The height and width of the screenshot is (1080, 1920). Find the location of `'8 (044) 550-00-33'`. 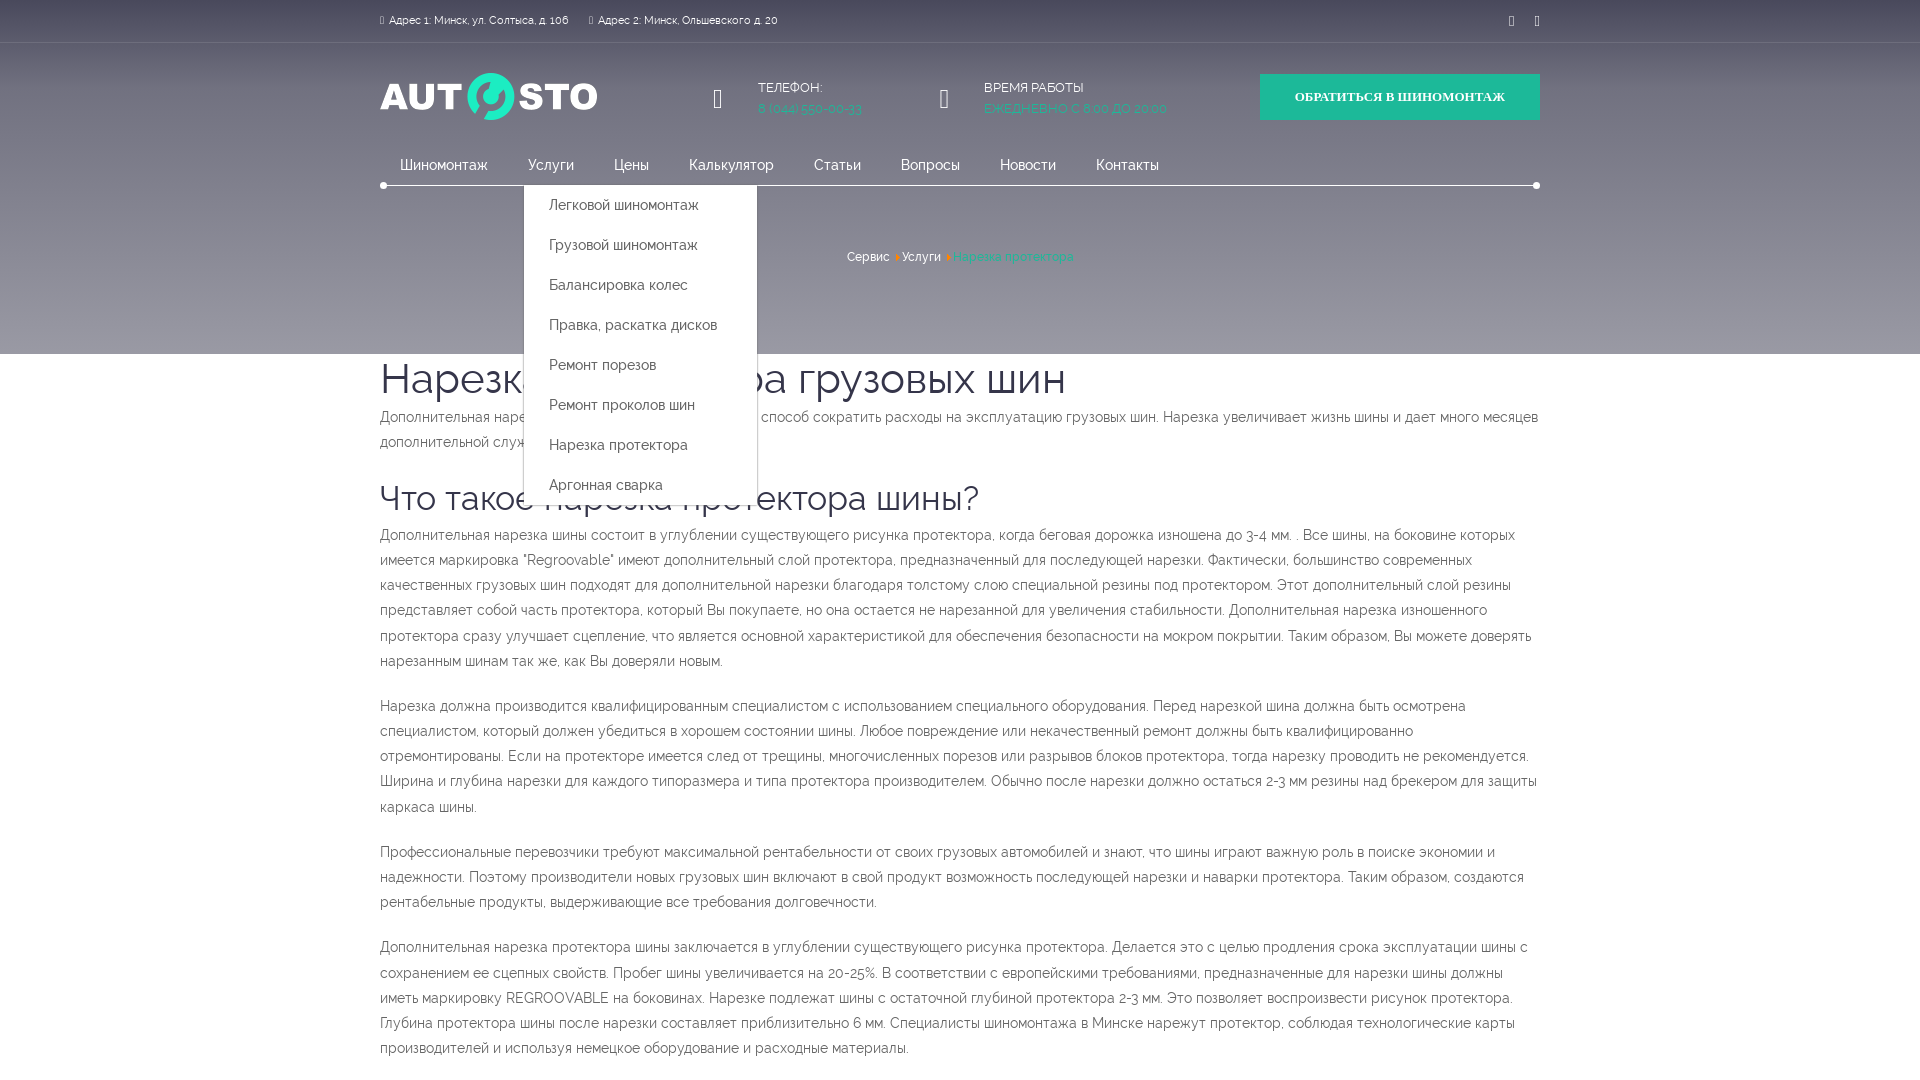

'8 (044) 550-00-33' is located at coordinates (810, 108).